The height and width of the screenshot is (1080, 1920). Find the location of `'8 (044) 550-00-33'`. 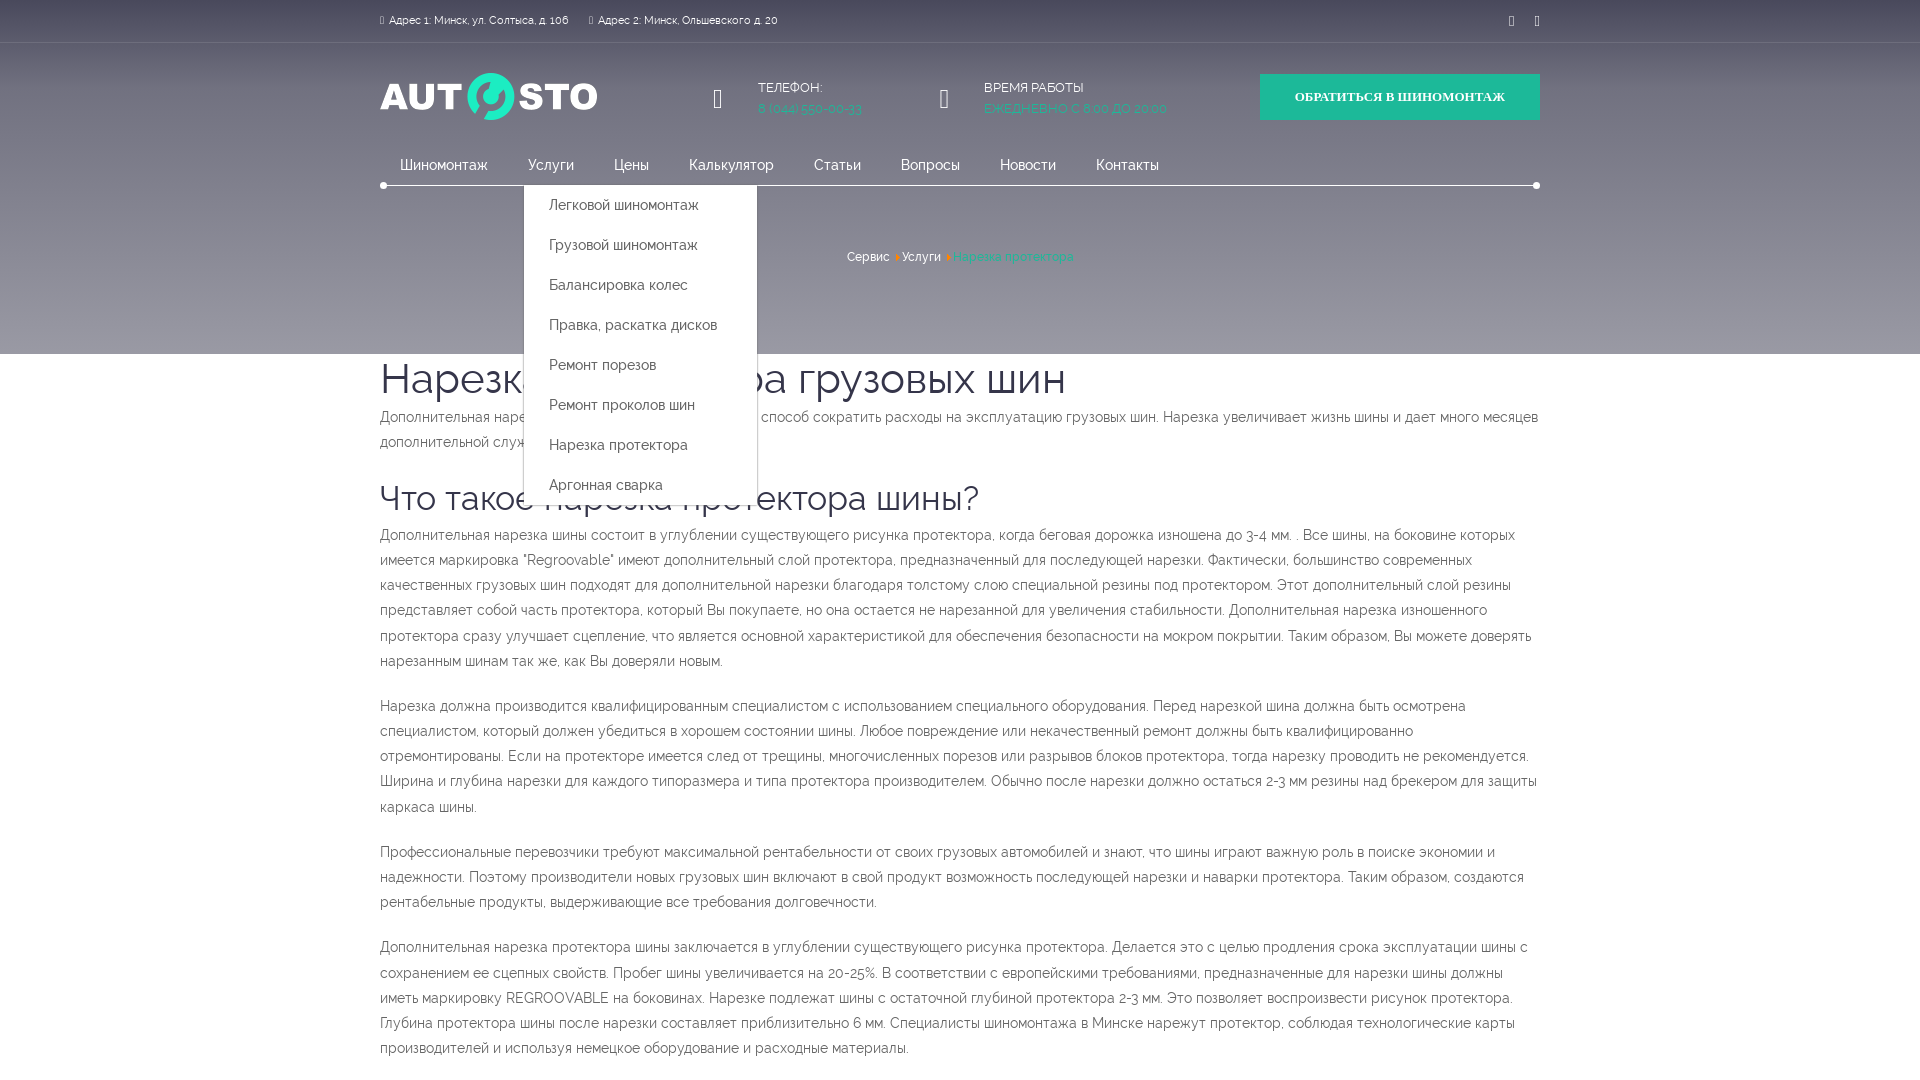

'8 (044) 550-00-33' is located at coordinates (810, 108).